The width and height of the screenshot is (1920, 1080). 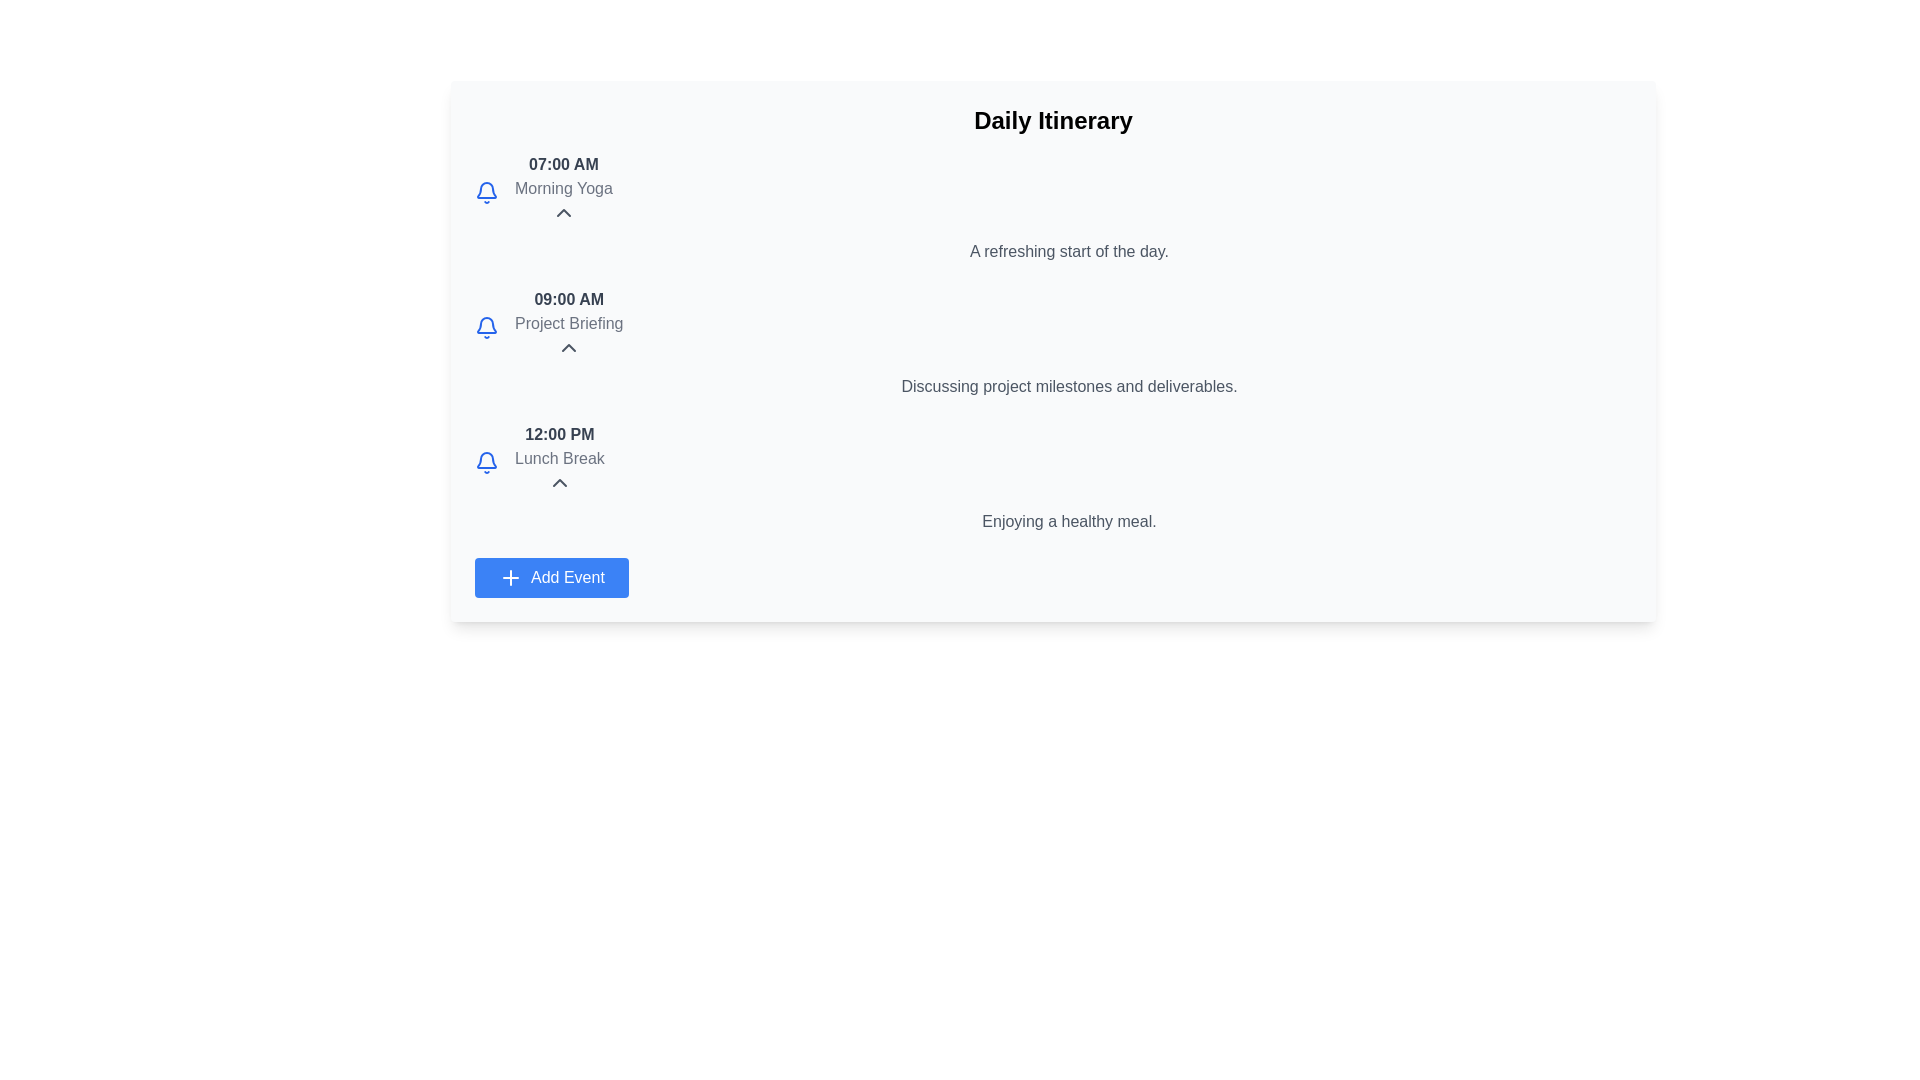 What do you see at coordinates (562, 164) in the screenshot?
I see `the text label displaying '07:00 AM', which is in bold, dark gray font and positioned at the top of a schedule entry` at bounding box center [562, 164].